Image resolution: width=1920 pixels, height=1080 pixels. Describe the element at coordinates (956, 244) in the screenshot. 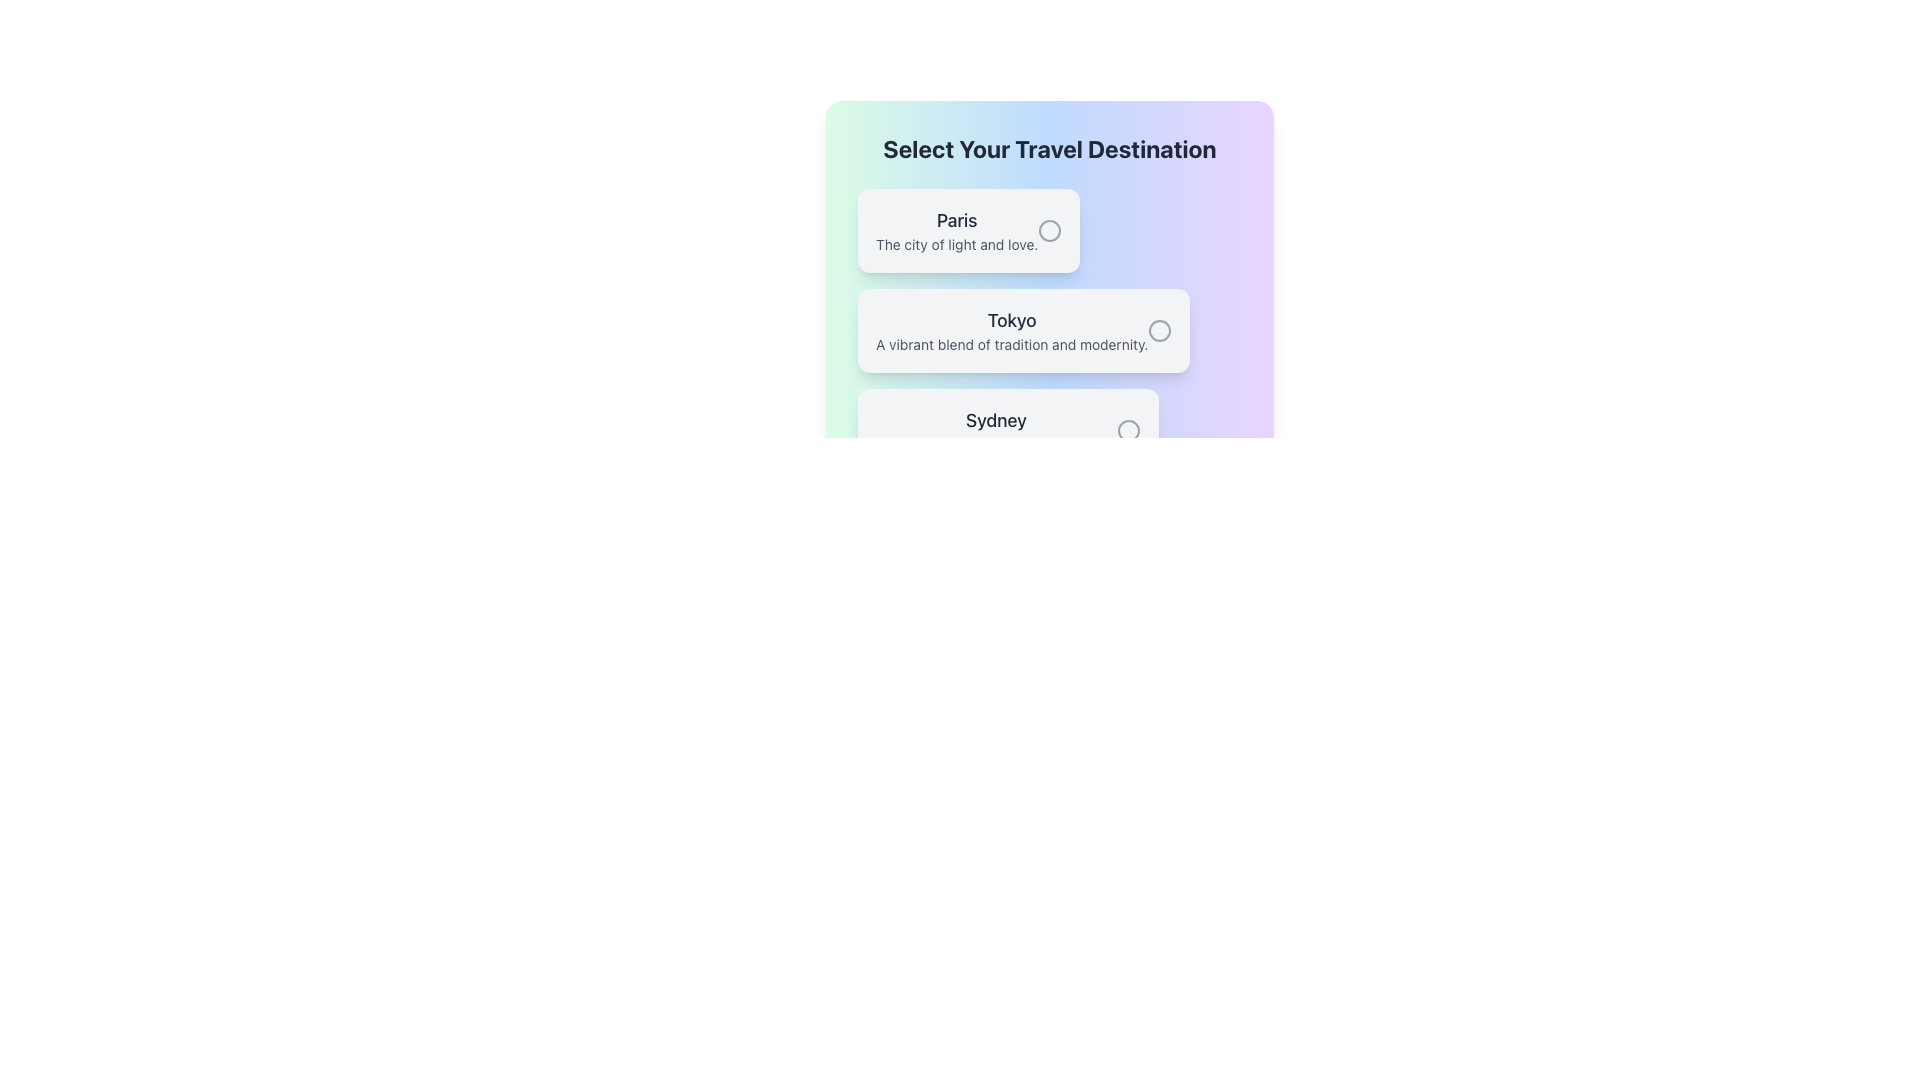

I see `text label displaying 'The city of light and love.' which is located below the heading 'Paris.'` at that location.